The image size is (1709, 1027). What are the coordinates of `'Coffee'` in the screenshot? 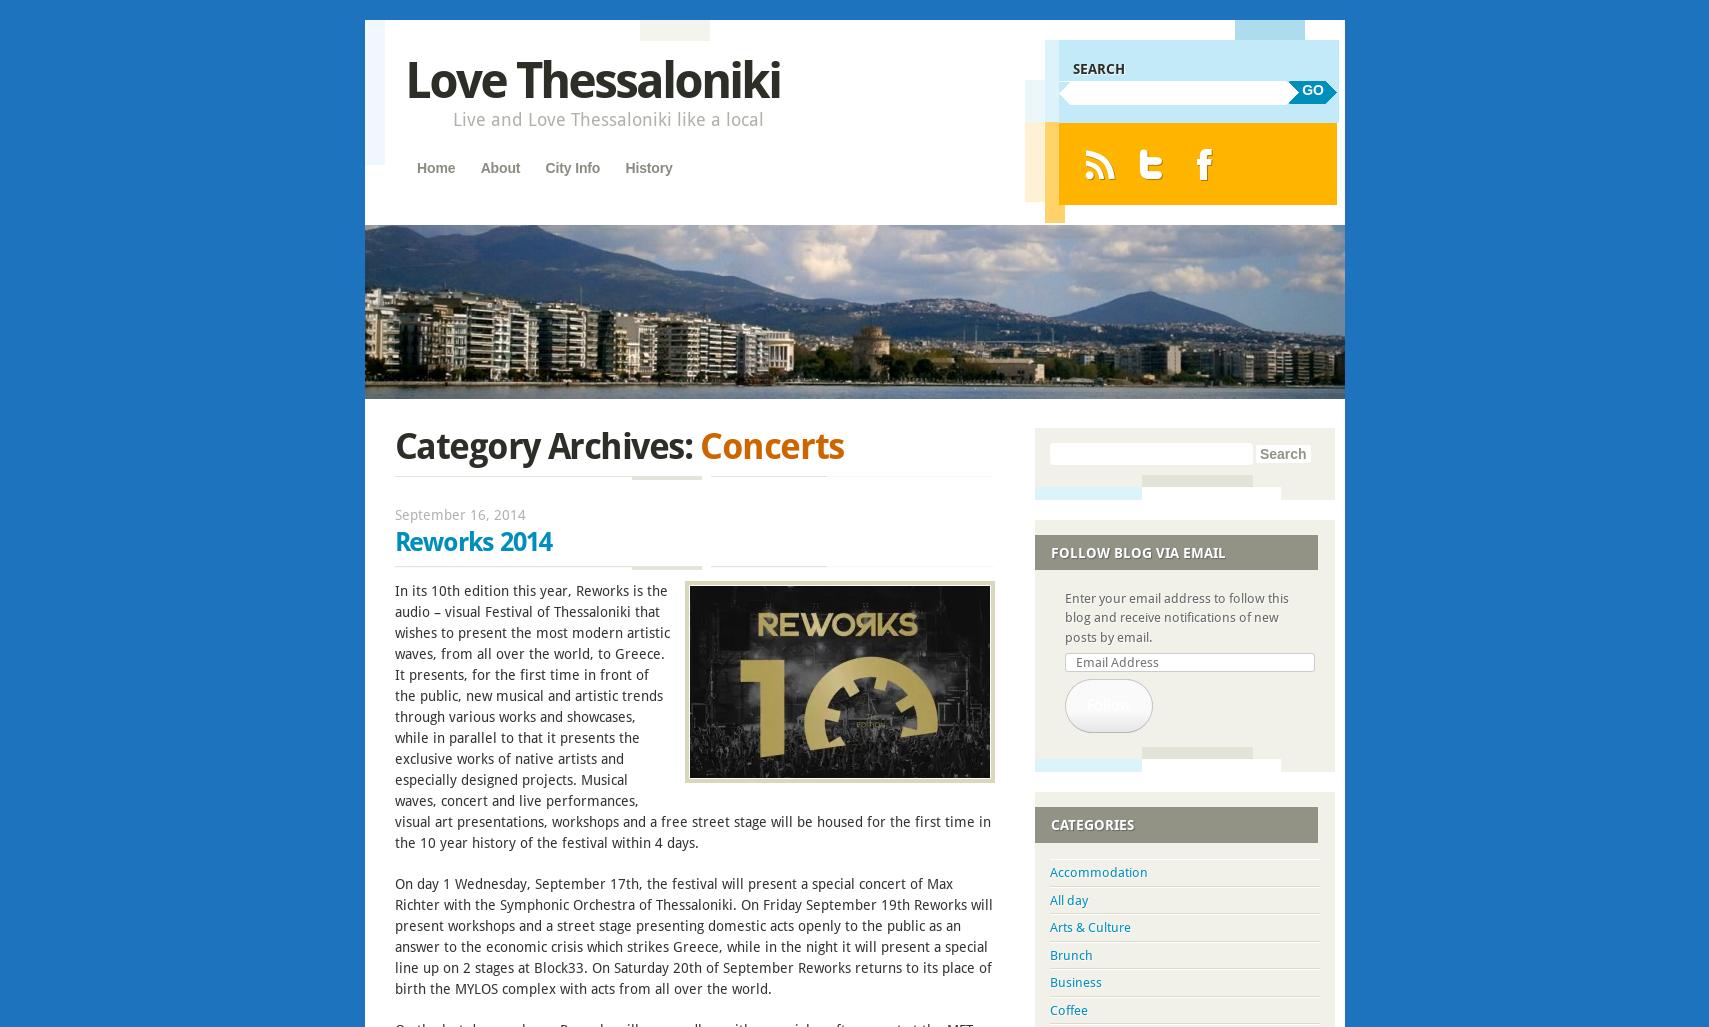 It's located at (1067, 1008).